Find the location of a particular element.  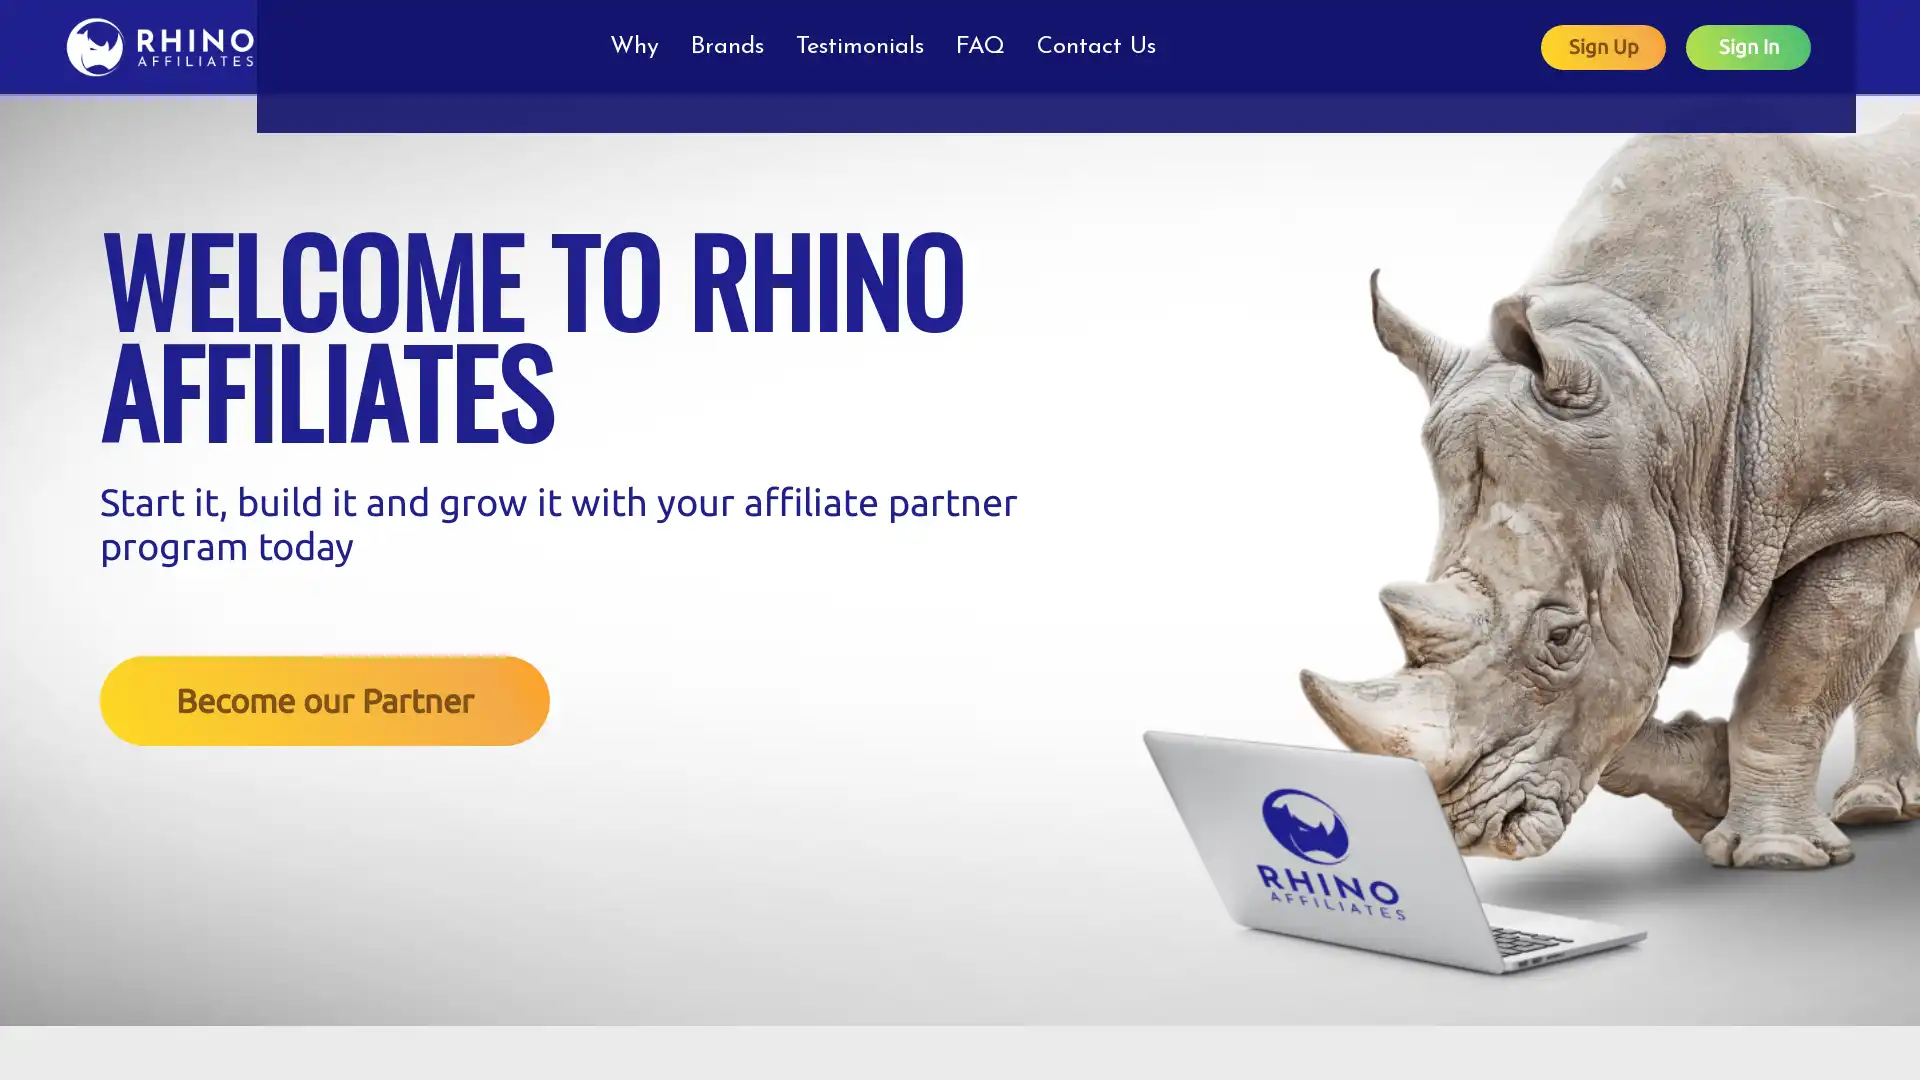

Become our Partner is located at coordinates (325, 698).